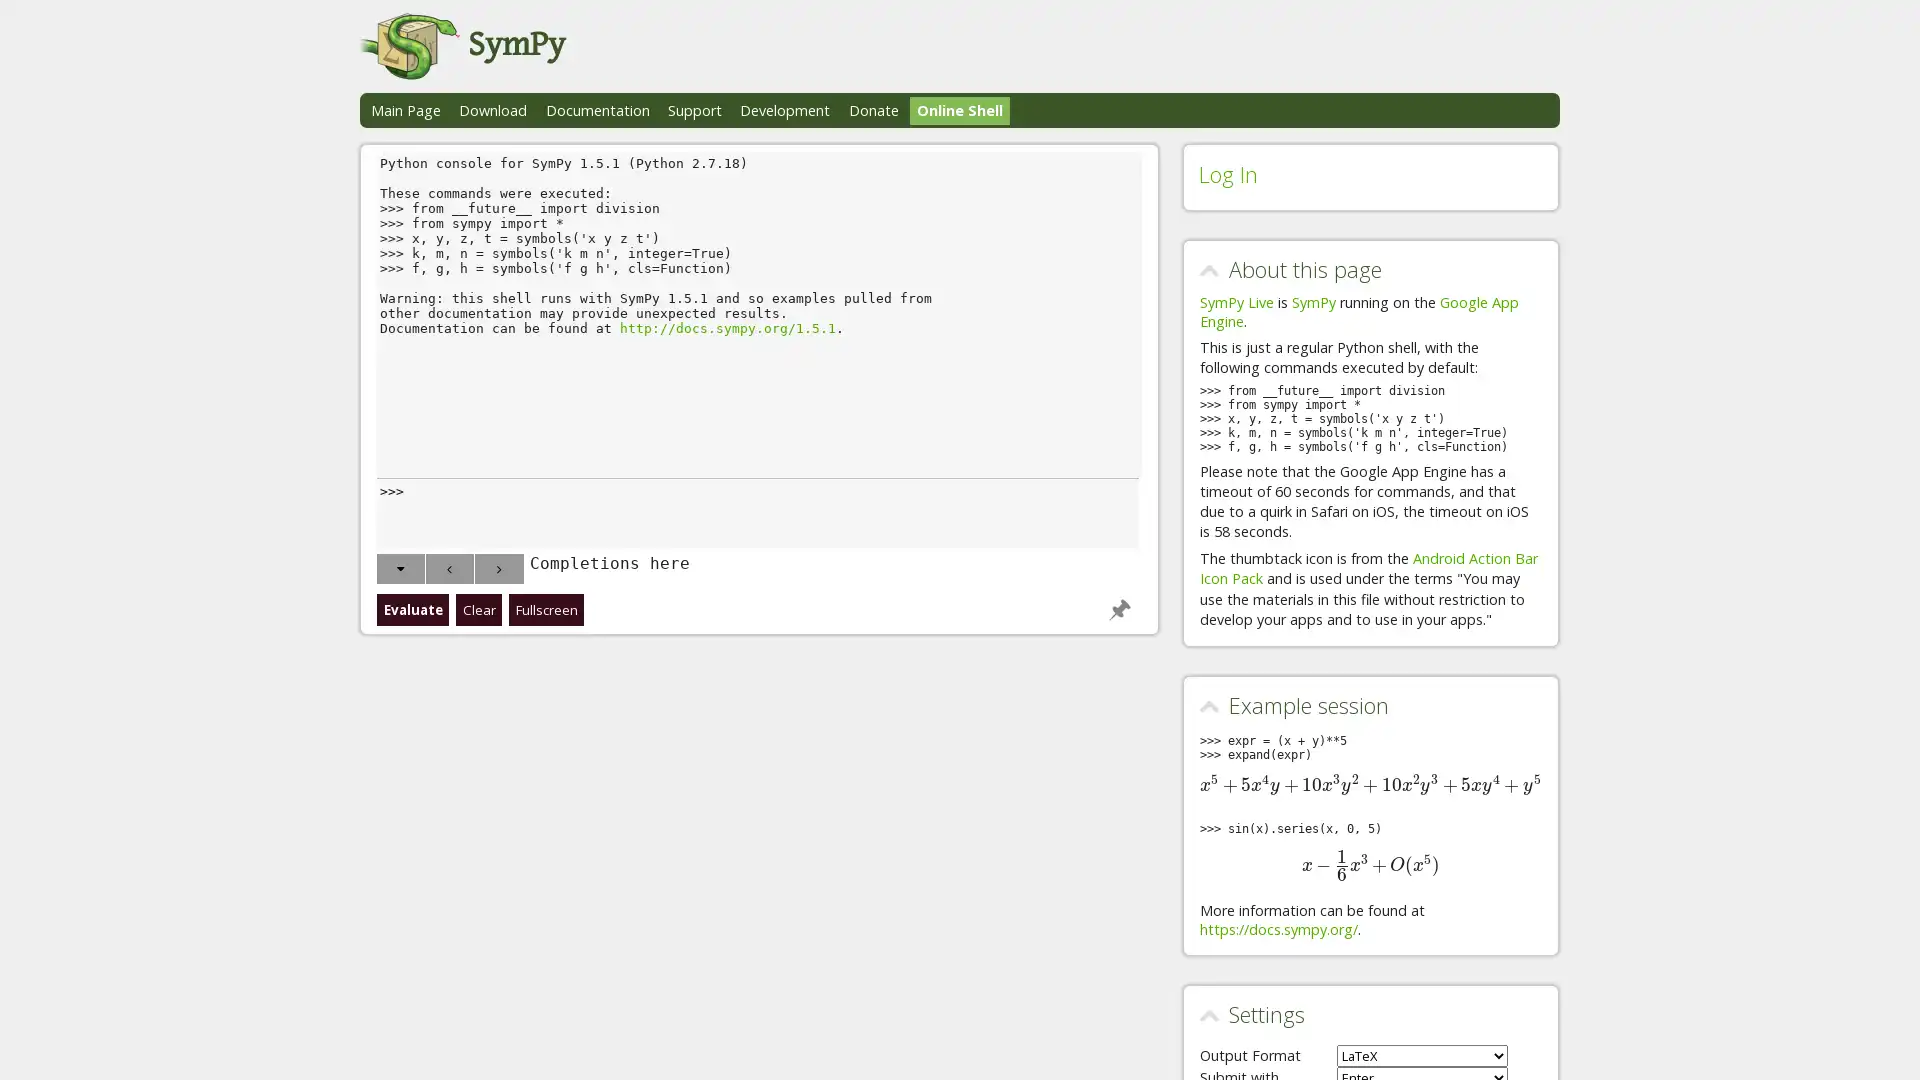 The image size is (1920, 1080). What do you see at coordinates (411, 608) in the screenshot?
I see `Evaluate` at bounding box center [411, 608].